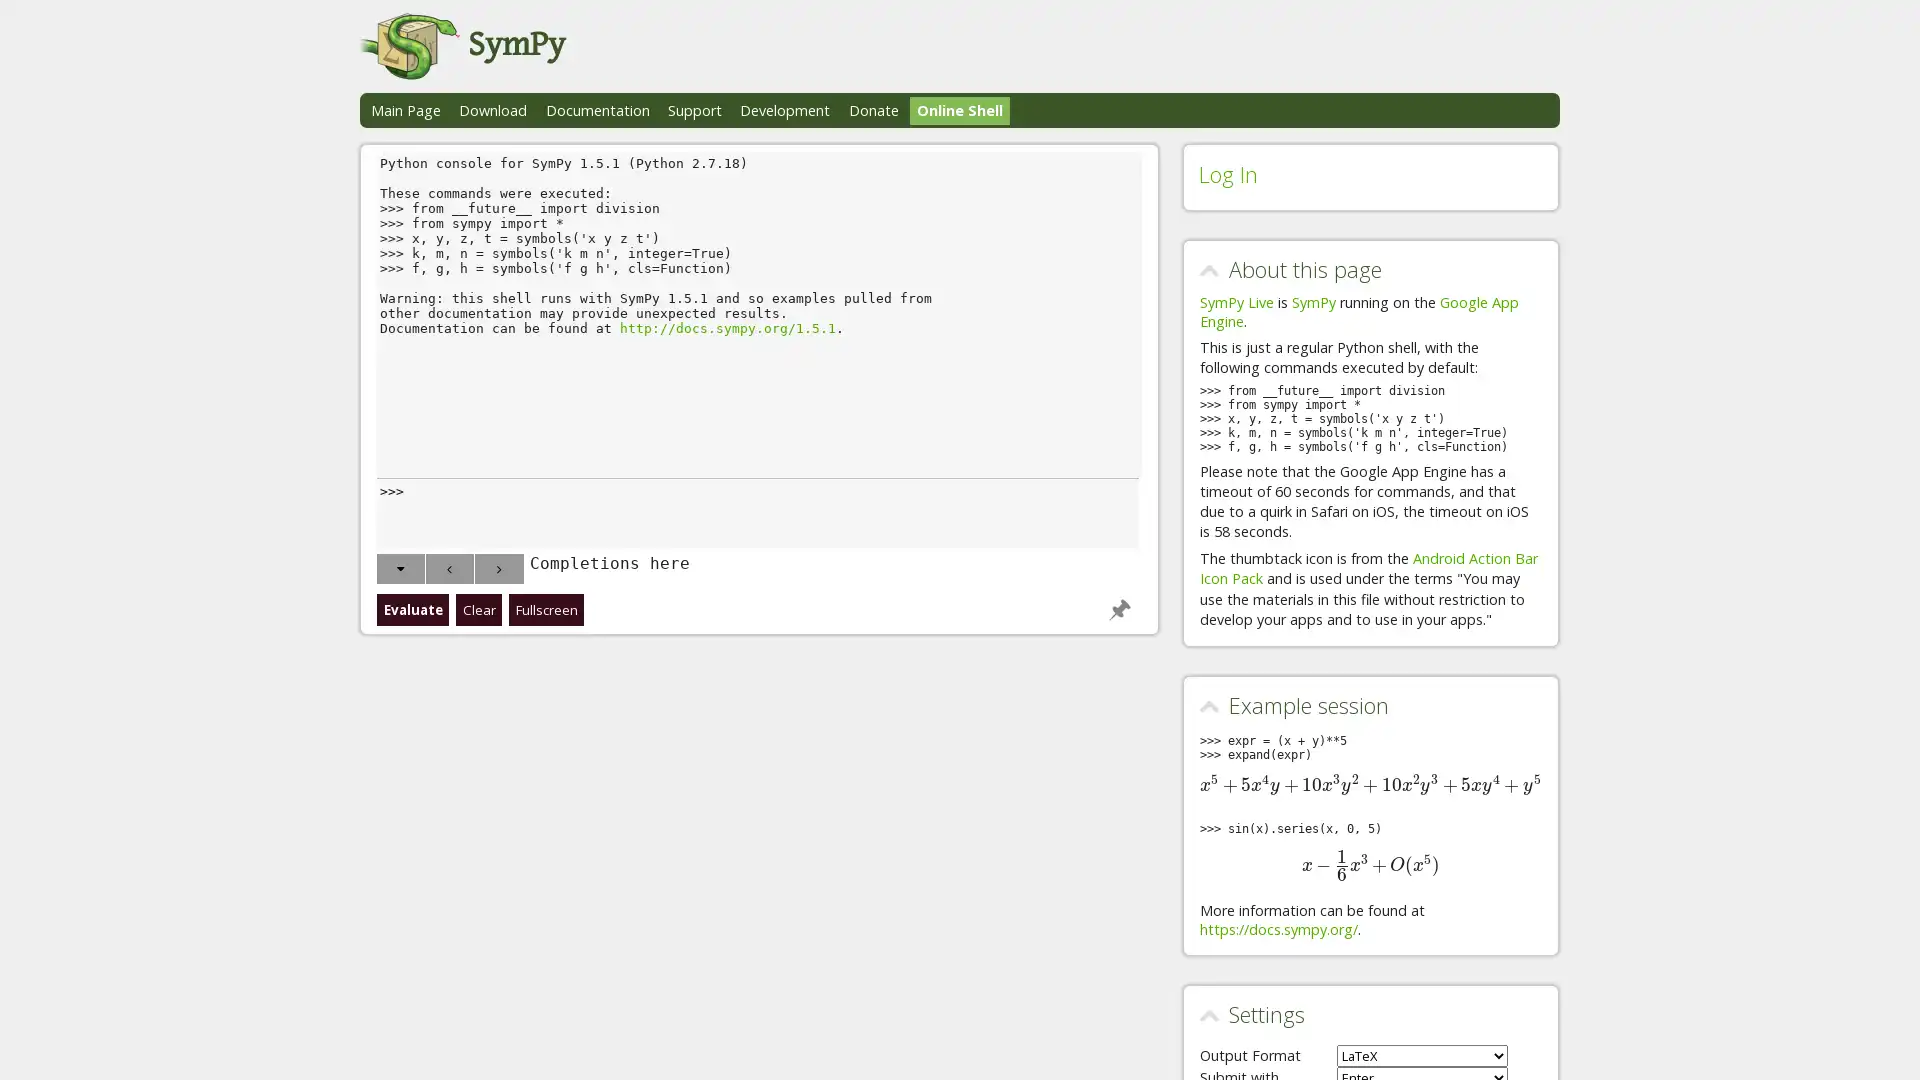 The image size is (1920, 1080). What do you see at coordinates (411, 608) in the screenshot?
I see `Evaluate` at bounding box center [411, 608].